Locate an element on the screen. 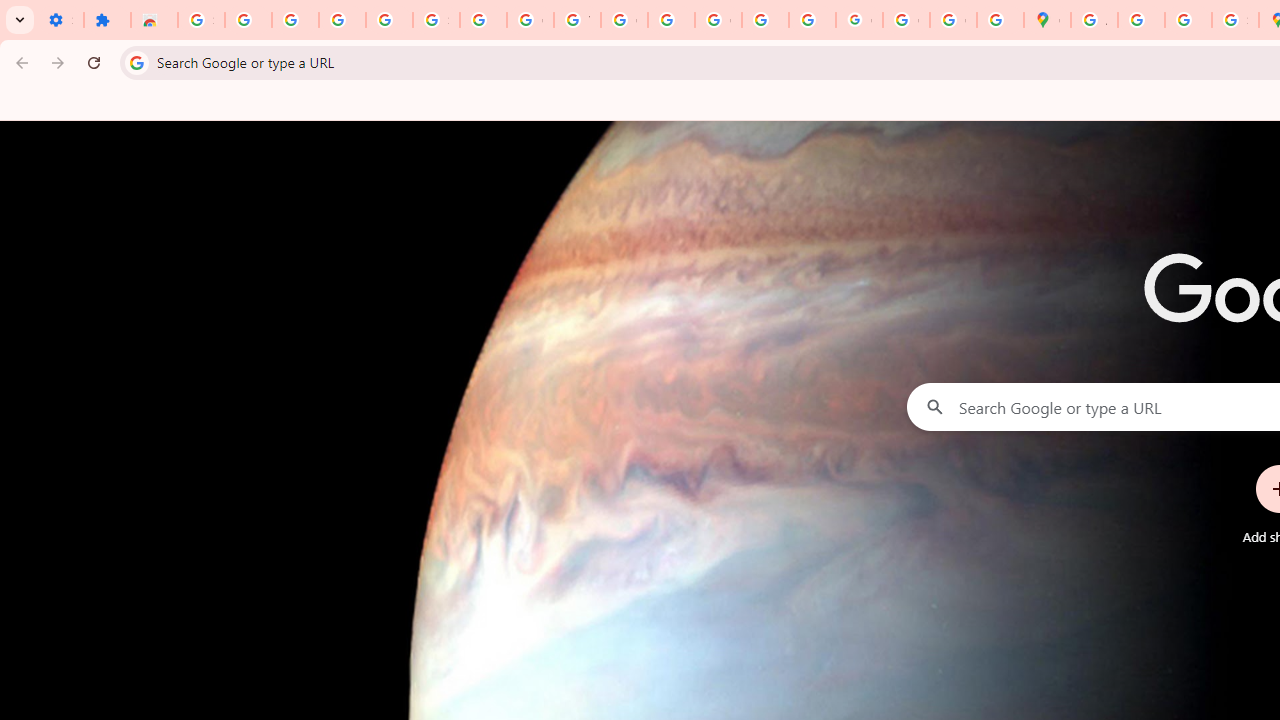  'Settings - On startup' is located at coordinates (60, 20).